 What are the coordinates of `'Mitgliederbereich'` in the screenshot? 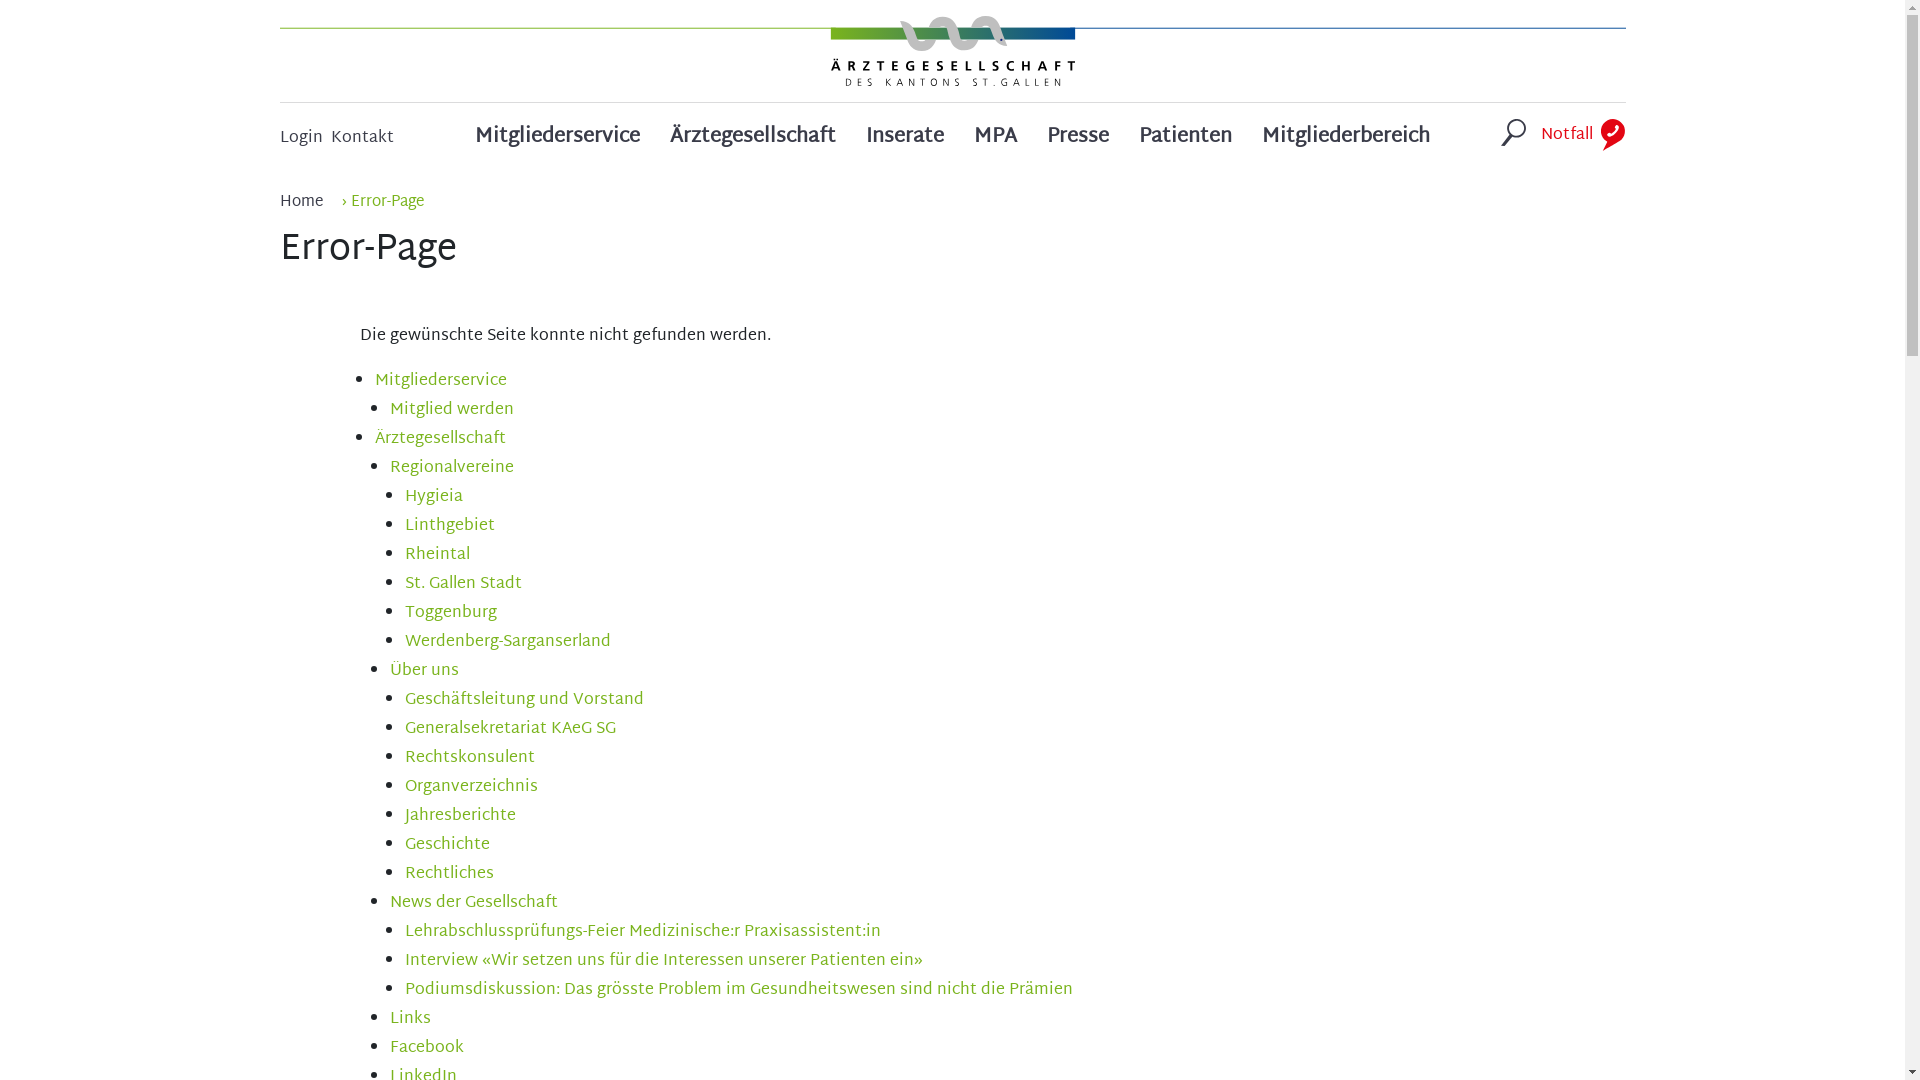 It's located at (1345, 143).